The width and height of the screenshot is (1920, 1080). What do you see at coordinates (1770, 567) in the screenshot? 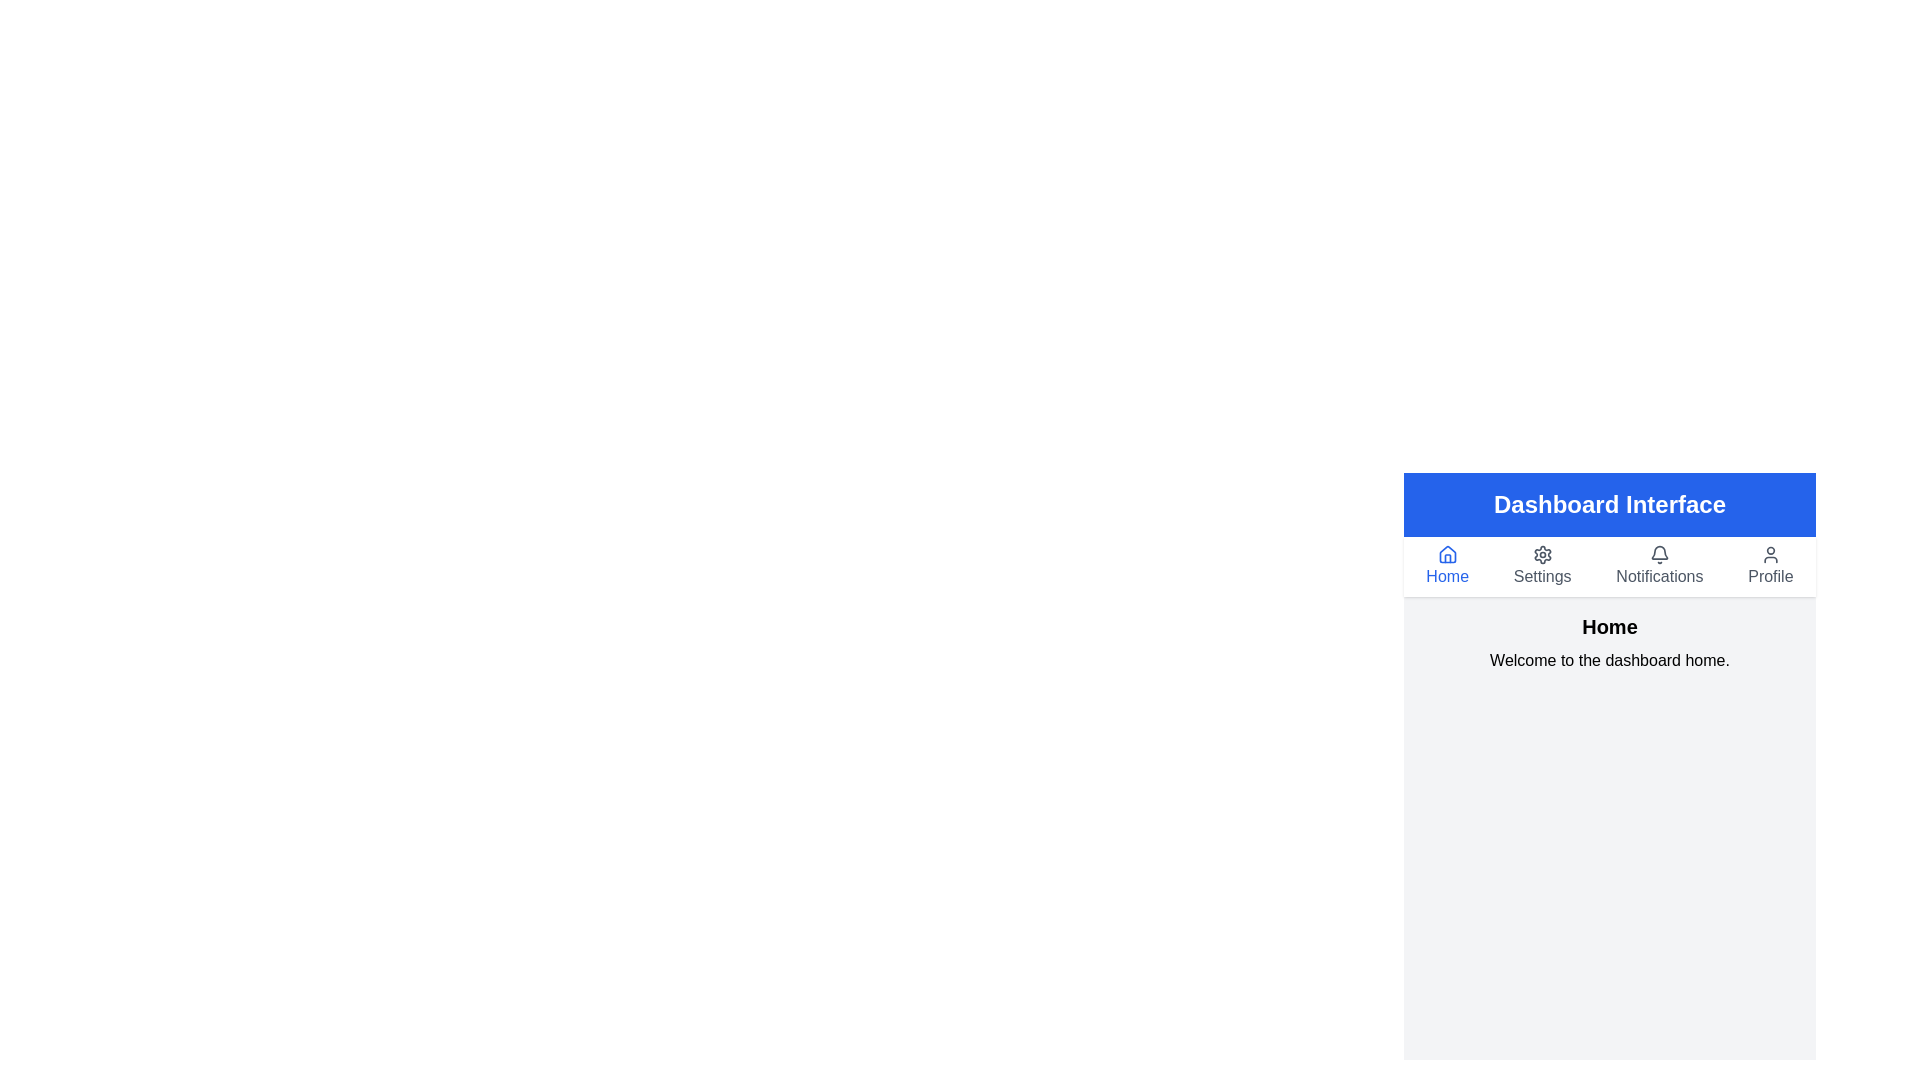
I see `the 'Profile' button in the navigation bar` at bounding box center [1770, 567].